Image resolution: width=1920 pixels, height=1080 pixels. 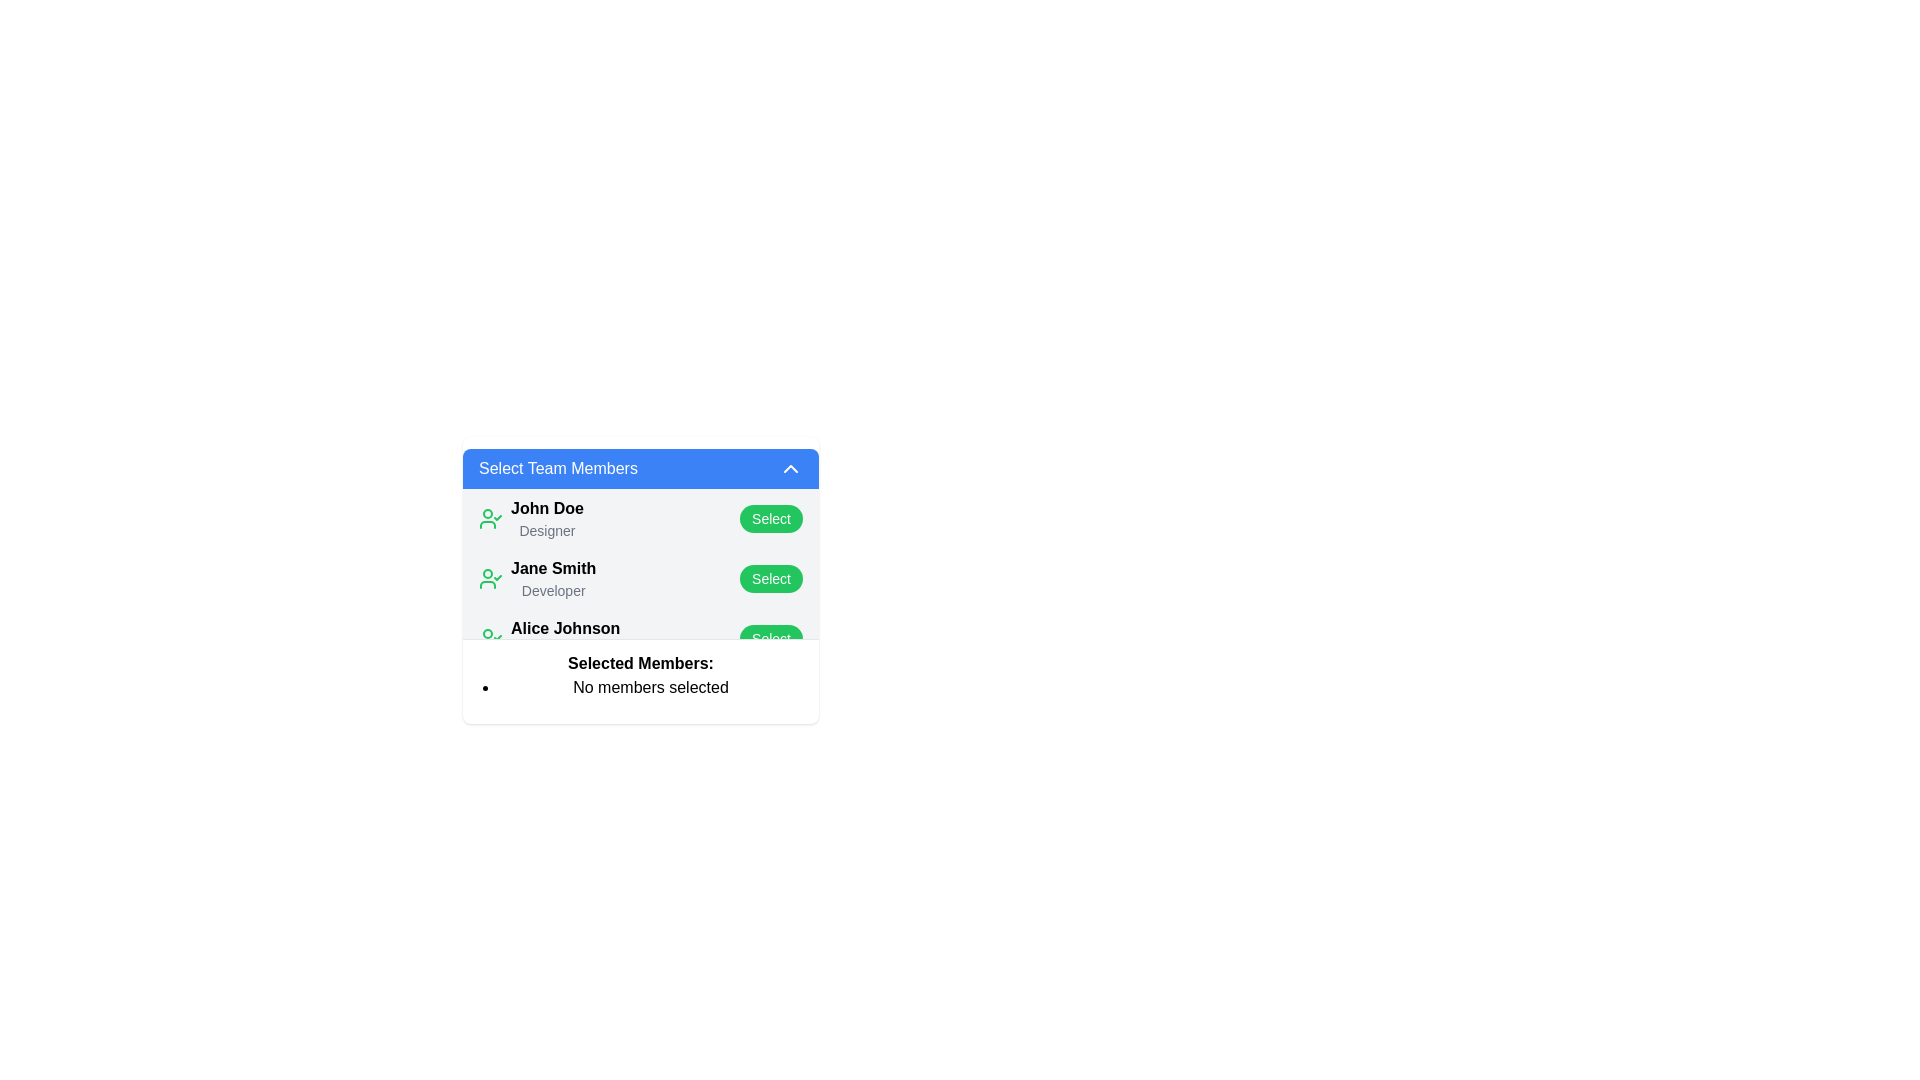 I want to click on the visual state of the user icon with a checkmark overlay for 'John Doe' in the 'Select Team Members' box, so click(x=490, y=518).